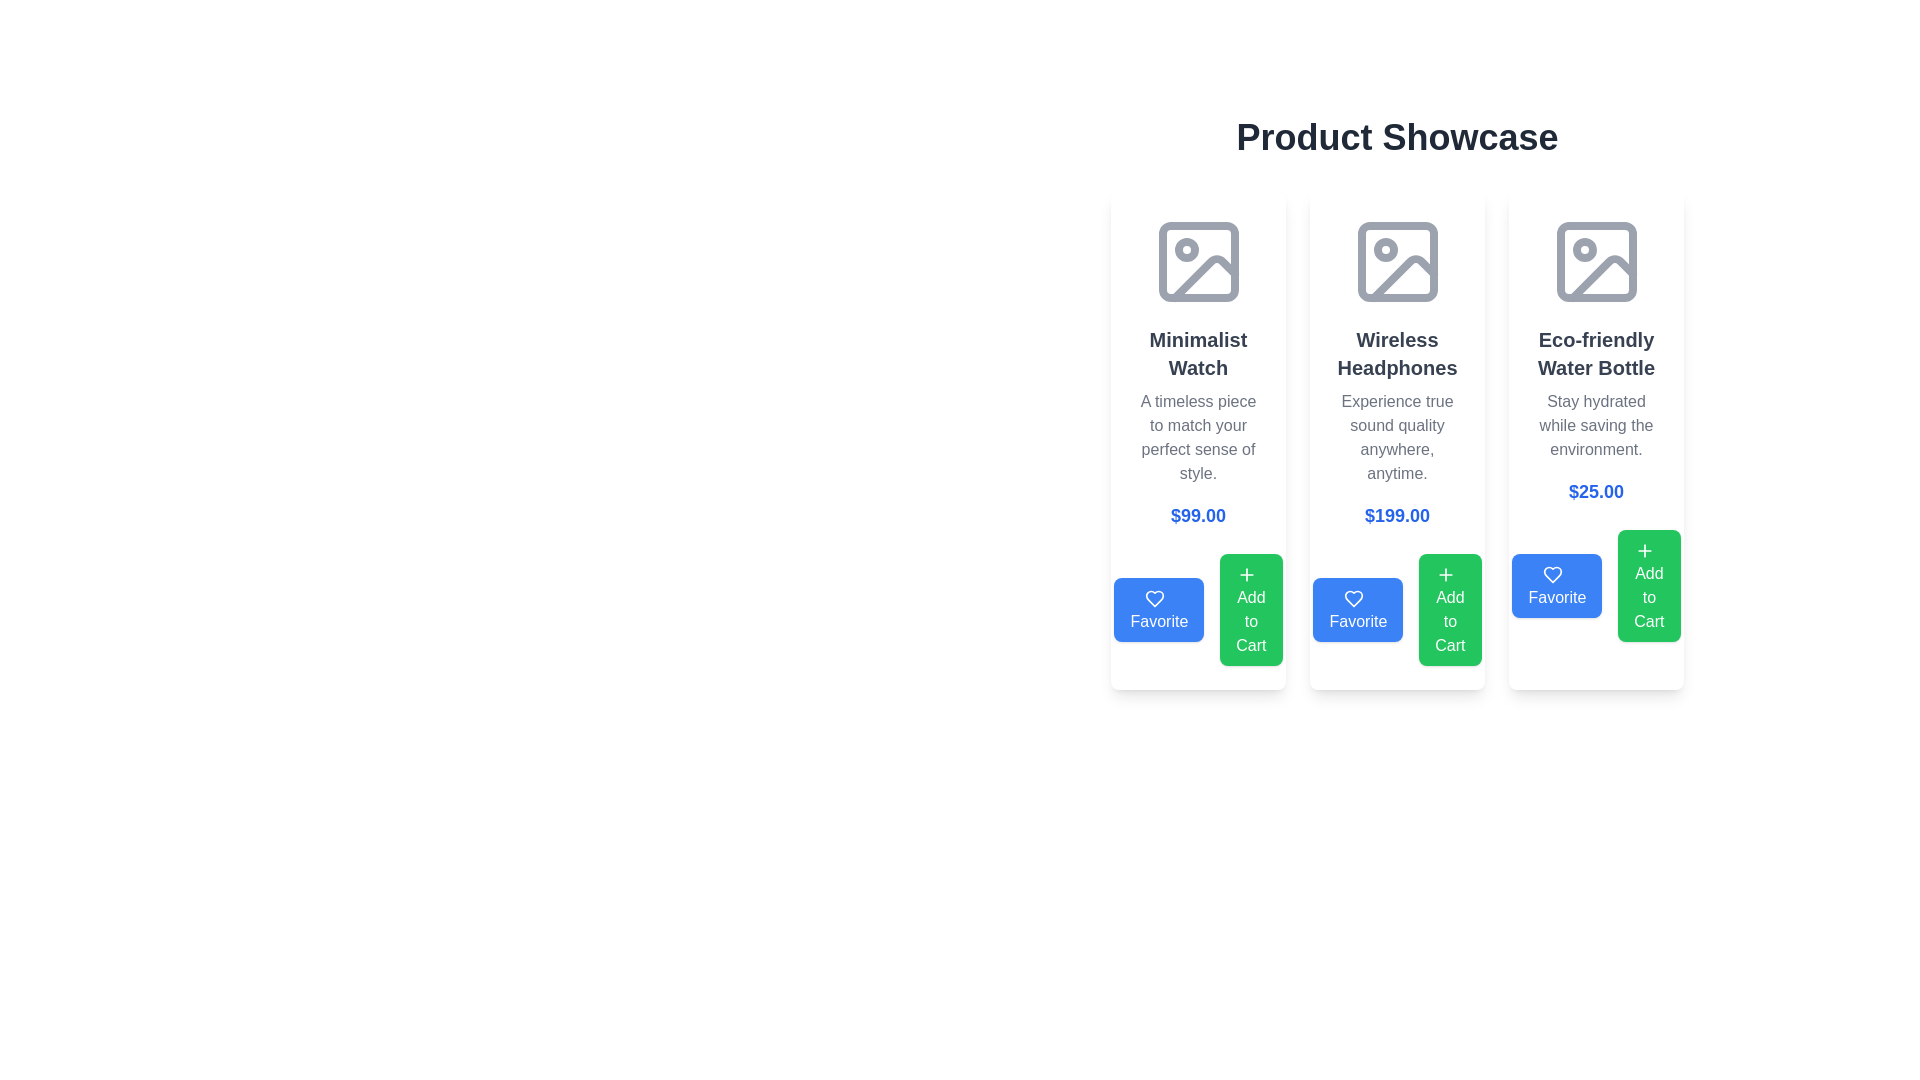 The image size is (1920, 1080). Describe the element at coordinates (1595, 353) in the screenshot. I see `the text label displaying 'Eco-friendly Water Bottle', which is styled in a large, bold font and positioned near the top of the third product panel from the left` at that location.